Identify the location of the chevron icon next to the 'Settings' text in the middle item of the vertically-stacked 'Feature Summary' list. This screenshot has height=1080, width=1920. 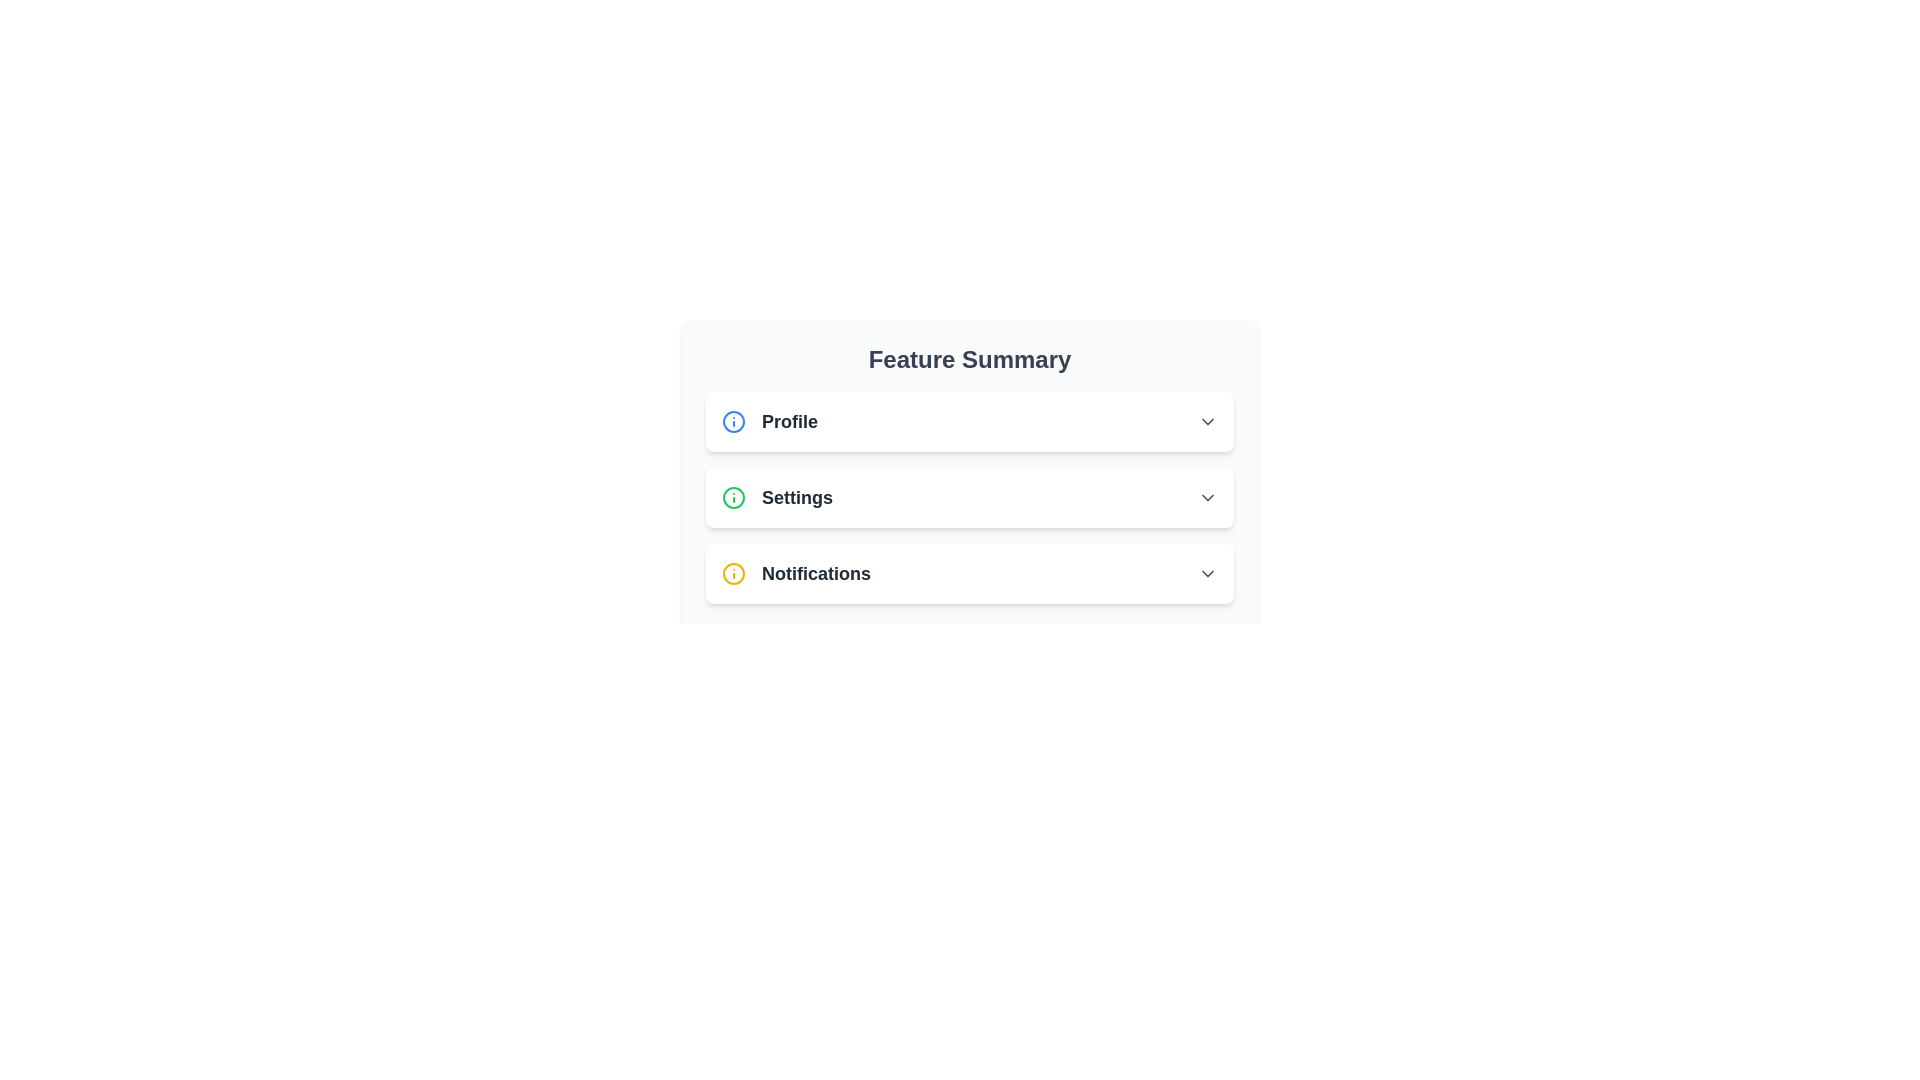
(1207, 496).